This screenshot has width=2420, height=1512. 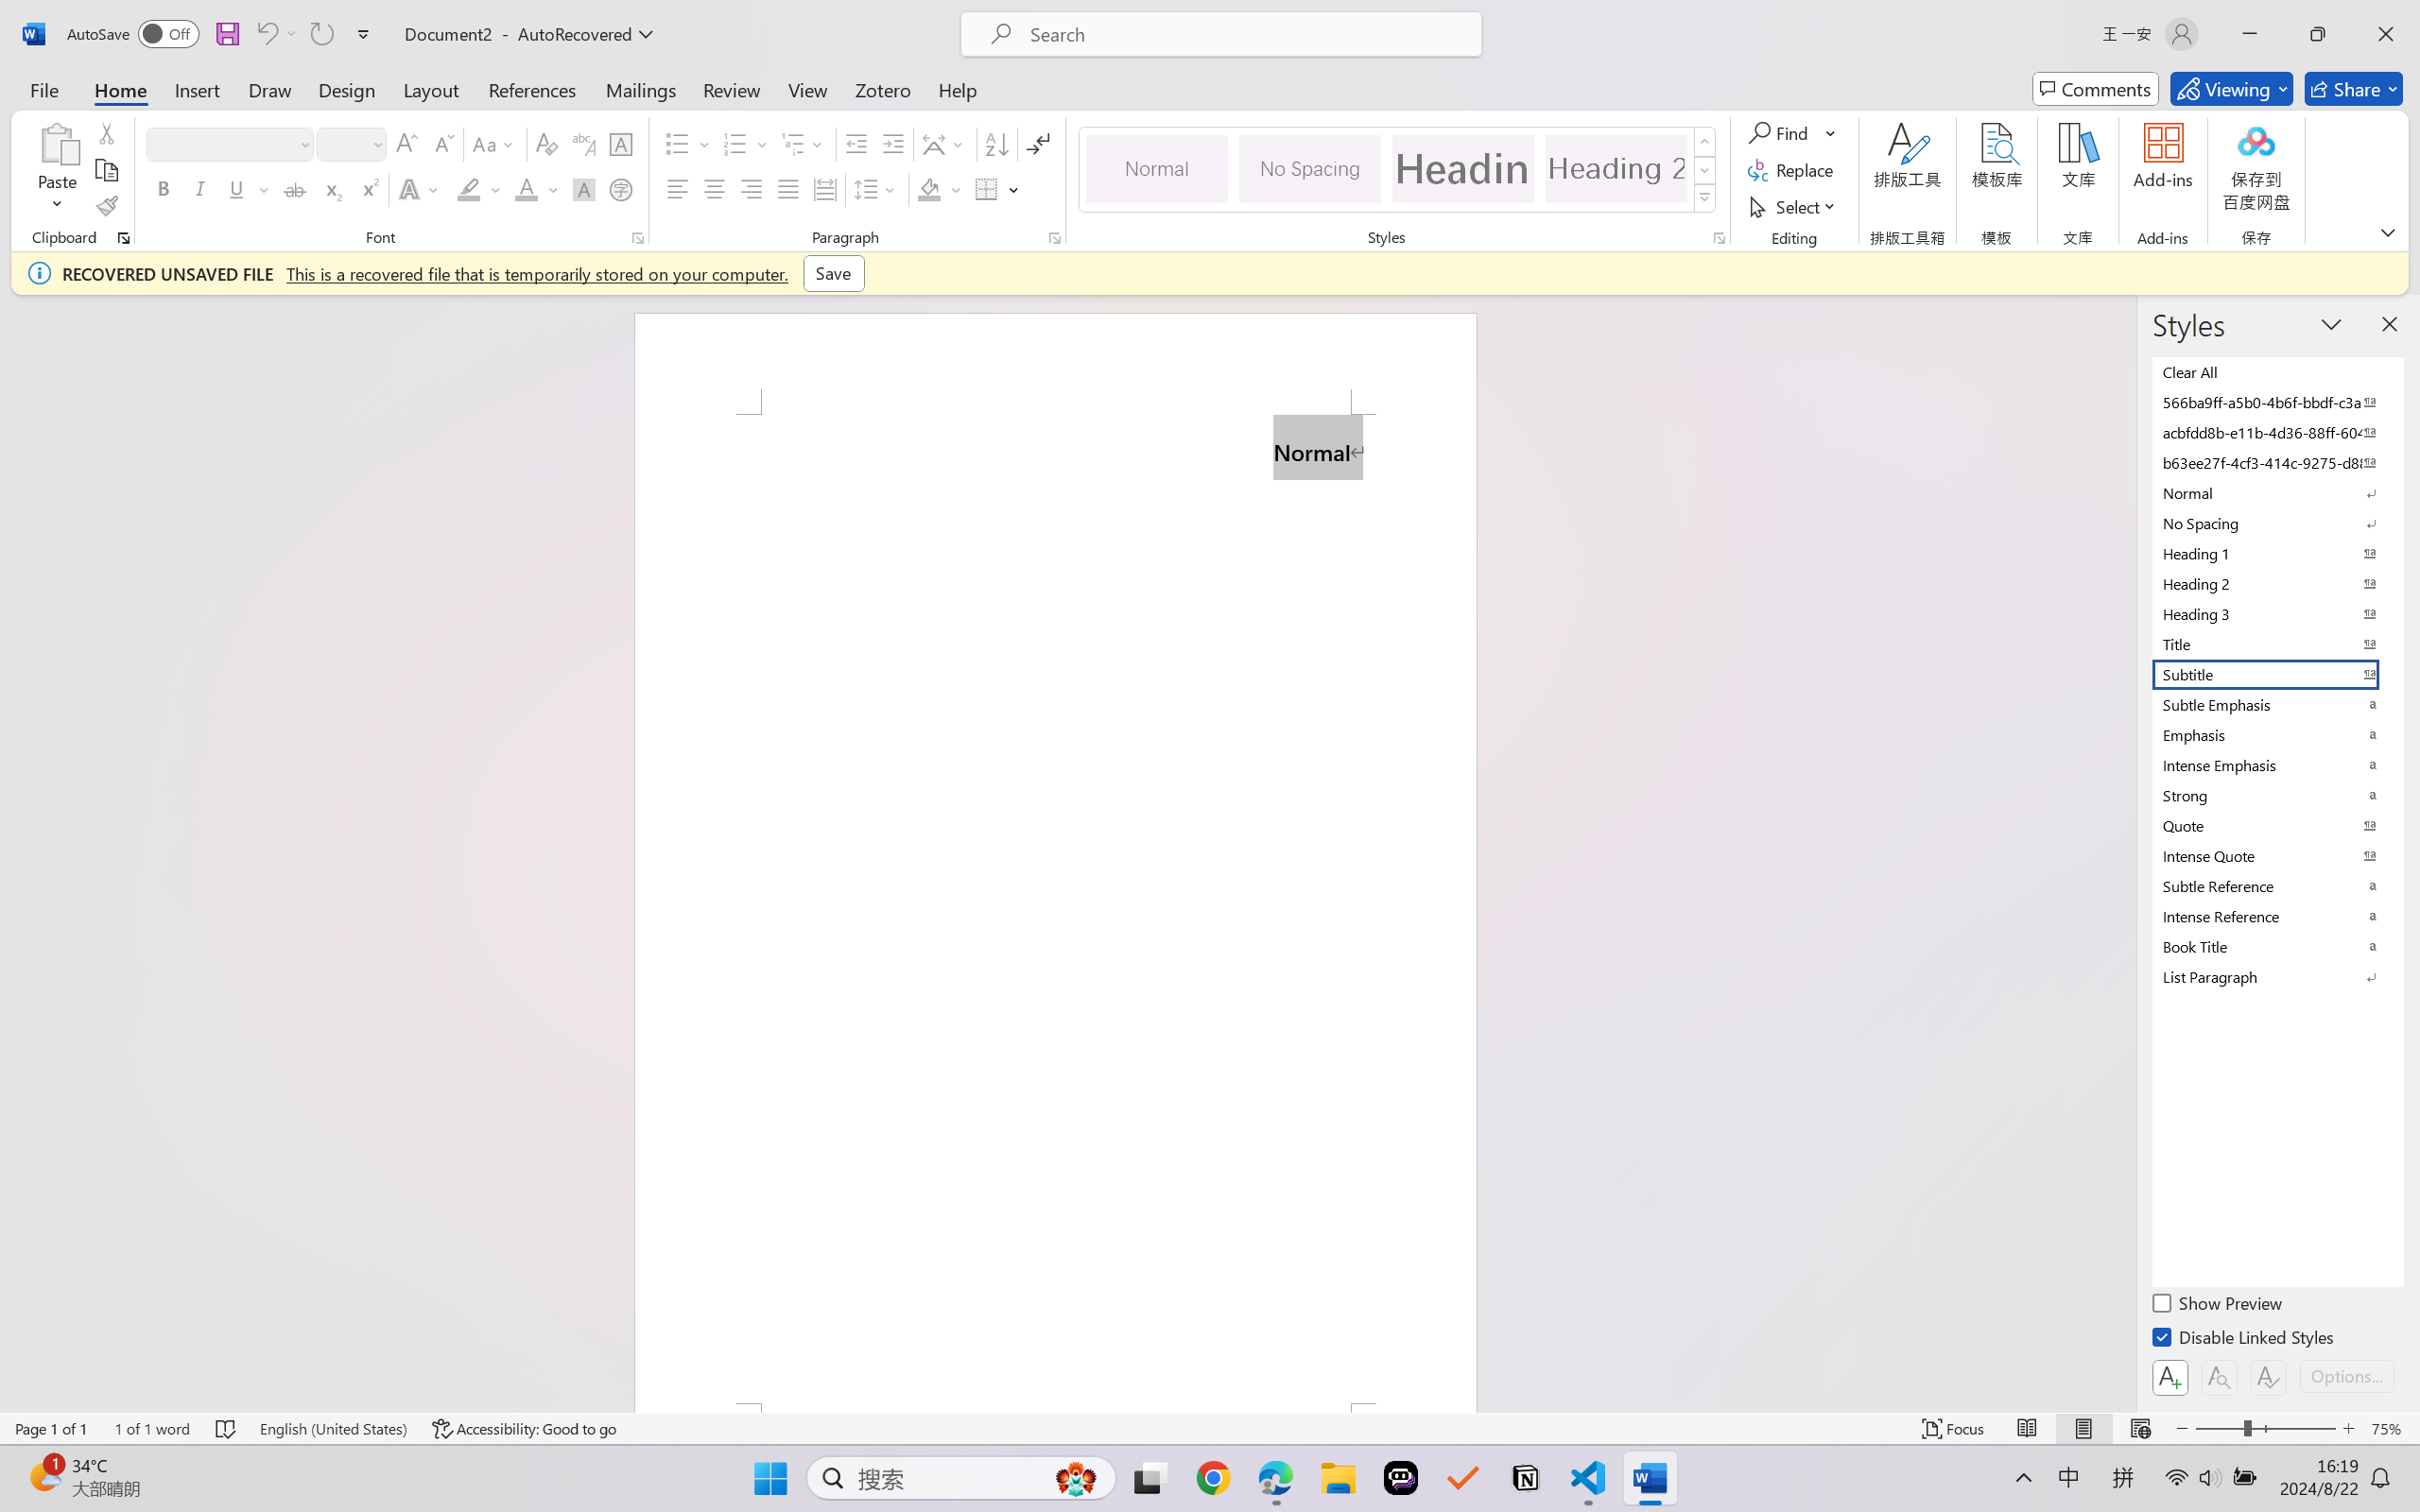 I want to click on 'Align Left', so click(x=677, y=188).